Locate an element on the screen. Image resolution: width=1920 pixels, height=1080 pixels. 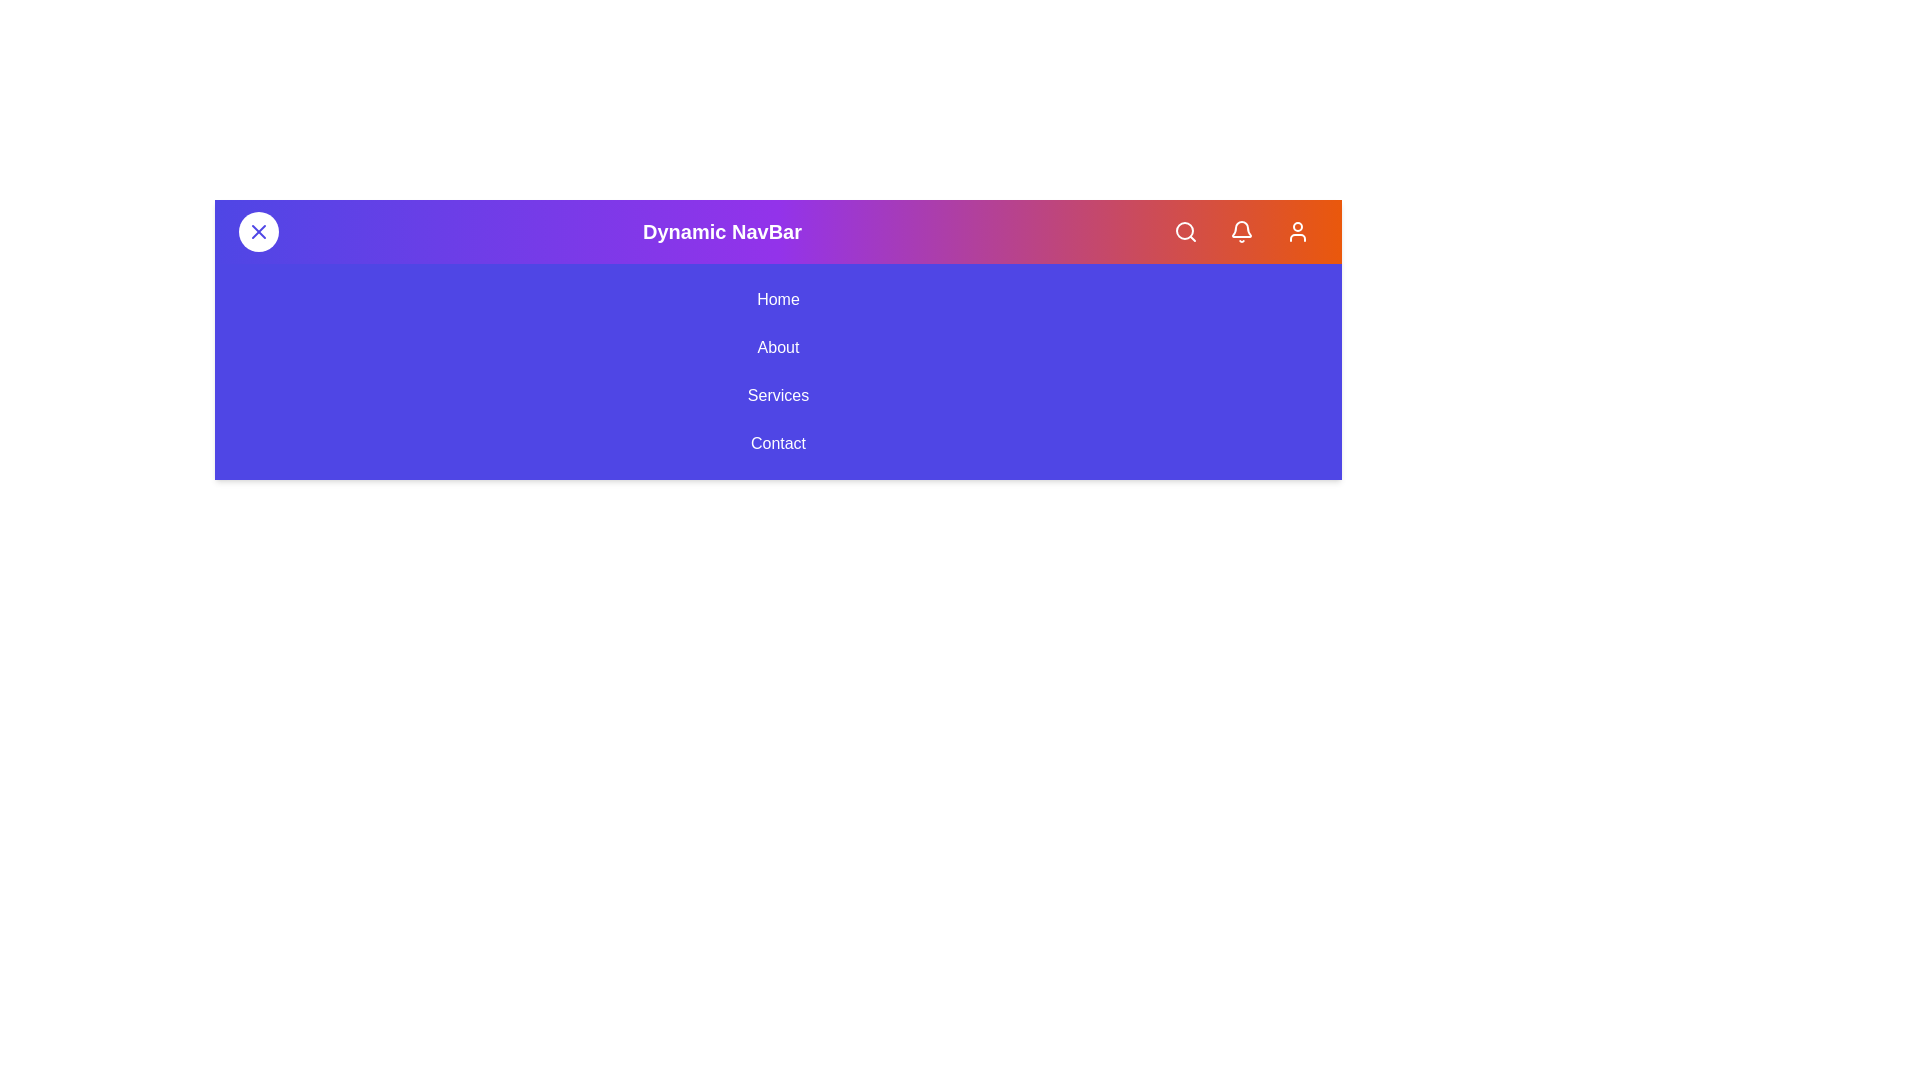
the Profile button in the app bar is located at coordinates (1297, 230).